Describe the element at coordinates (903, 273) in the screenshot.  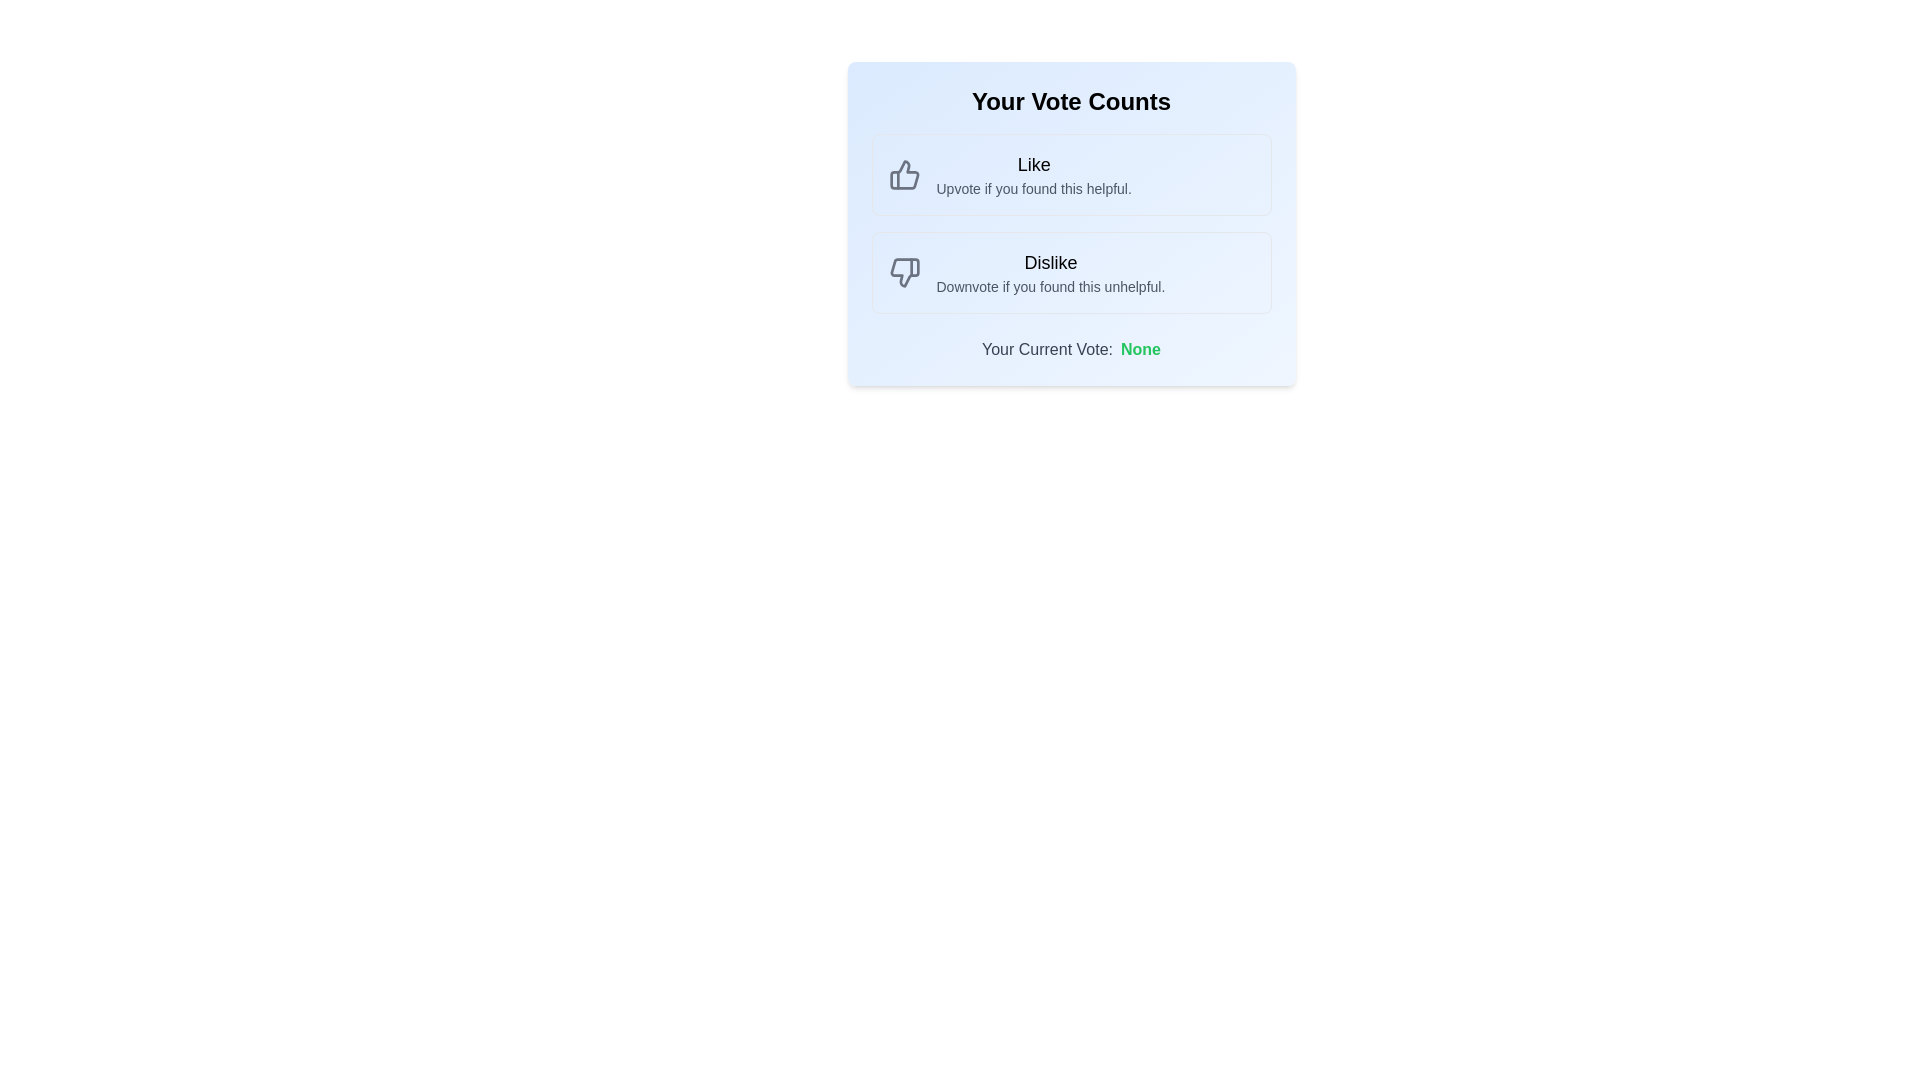
I see `the thumbs-down icon representing a dislike action, which is located to the left of the text 'Dislike - Downvote if you found this unhelpful.'` at that location.